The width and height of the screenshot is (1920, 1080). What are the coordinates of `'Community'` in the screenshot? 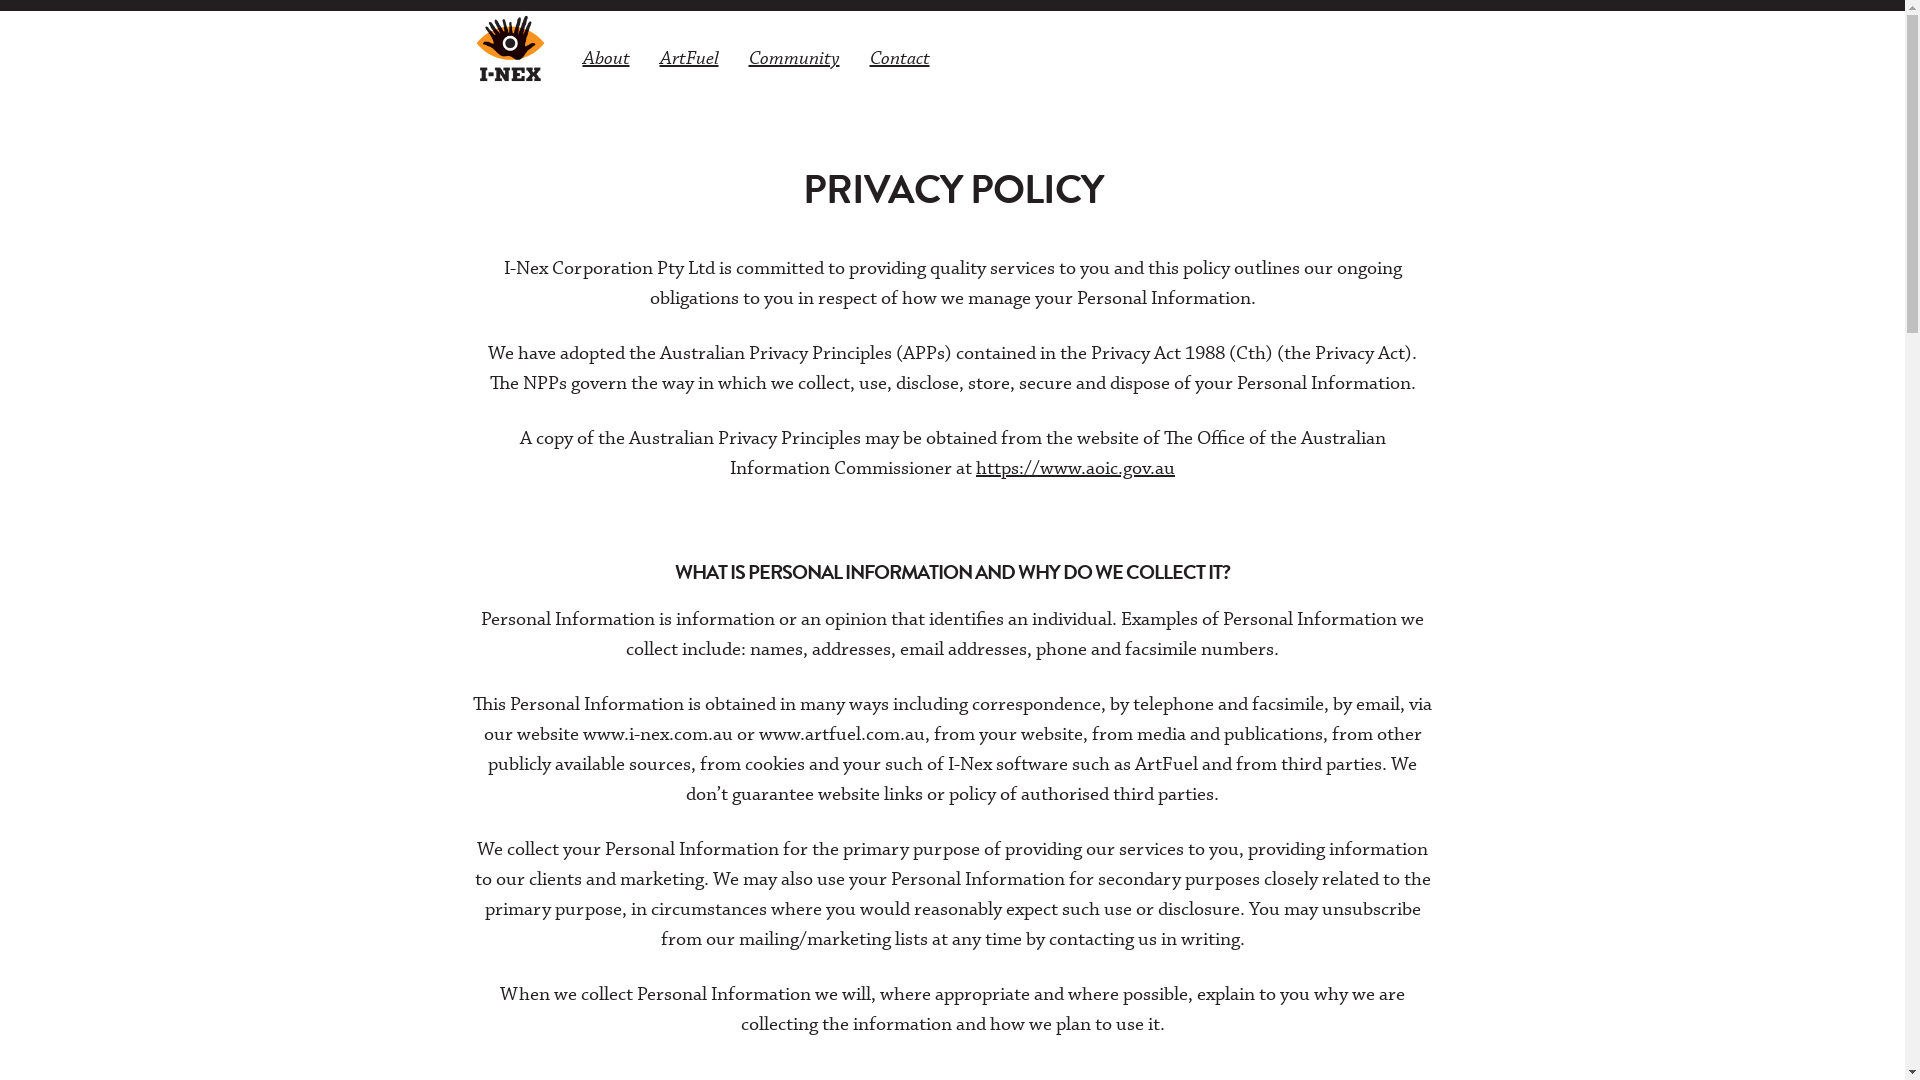 It's located at (793, 56).